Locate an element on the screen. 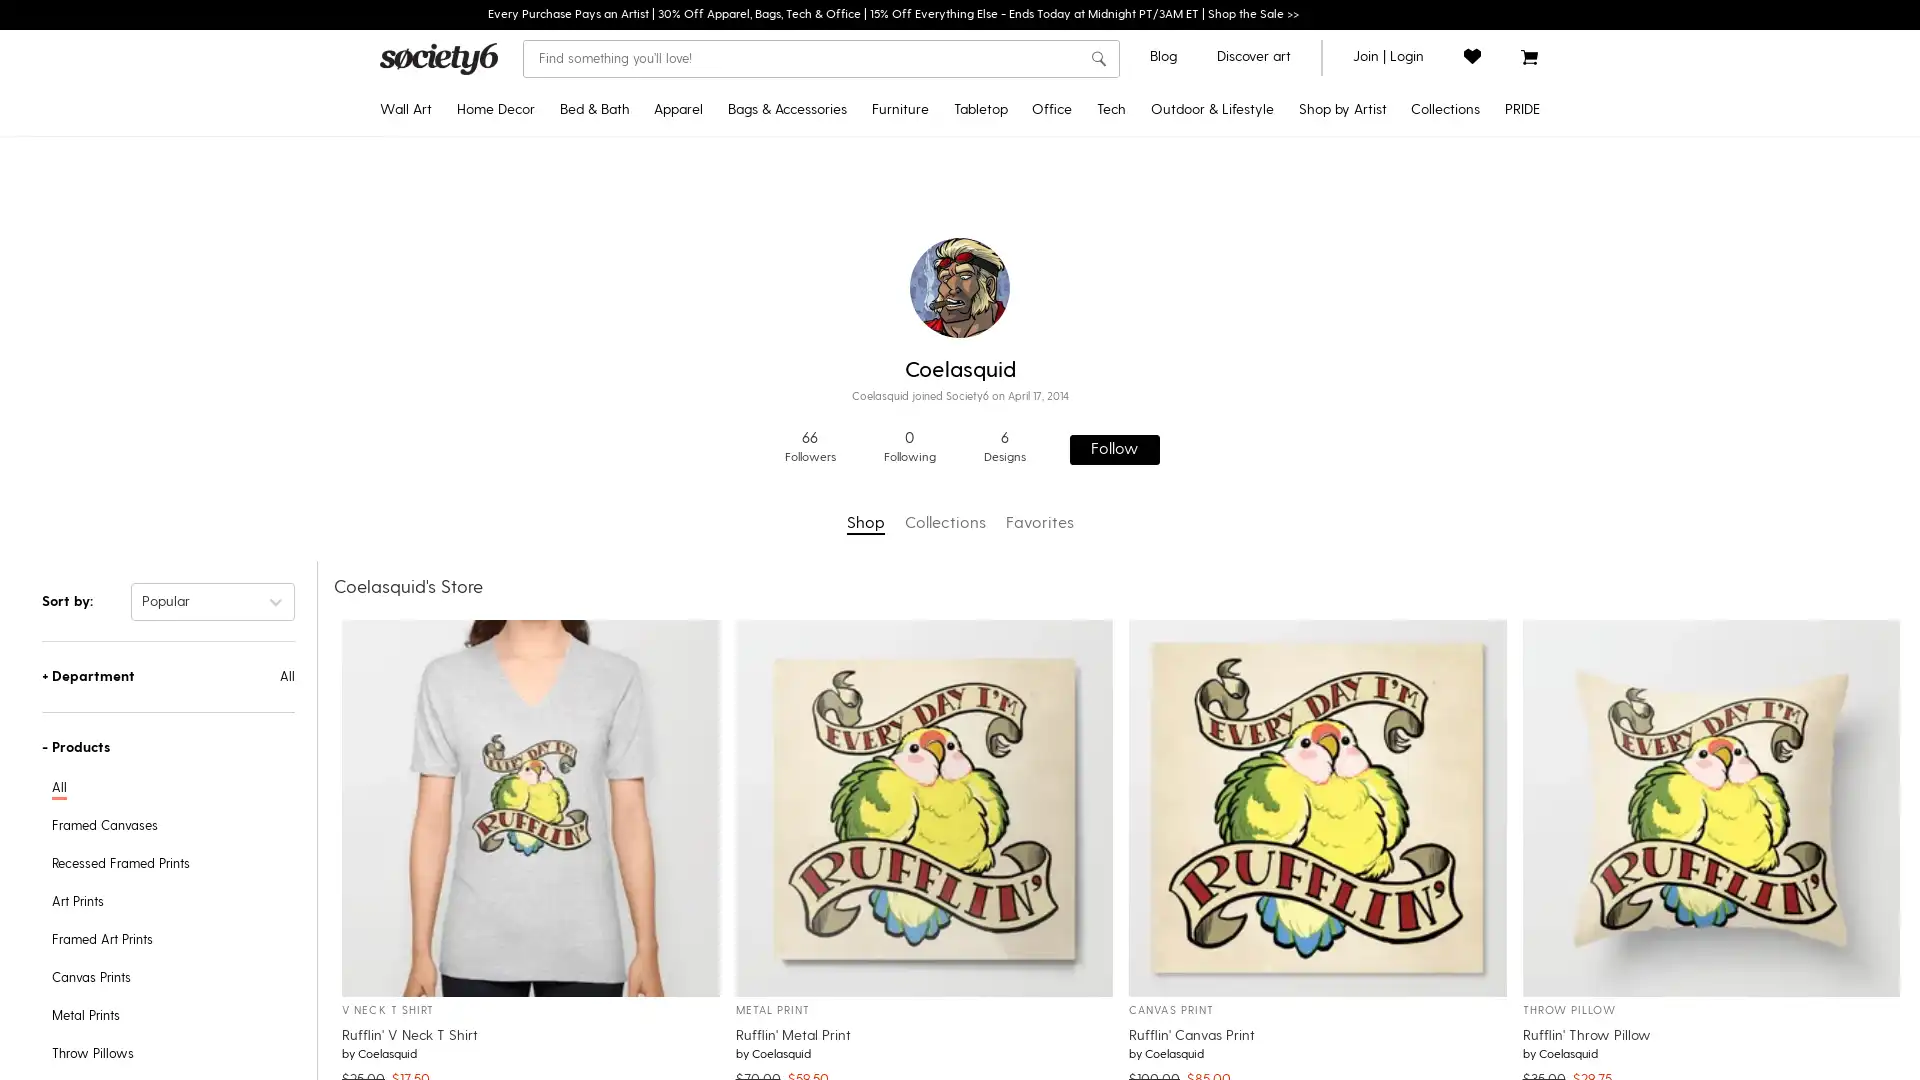 Image resolution: width=1920 pixels, height=1080 pixels. Placemats is located at coordinates (1017, 289).